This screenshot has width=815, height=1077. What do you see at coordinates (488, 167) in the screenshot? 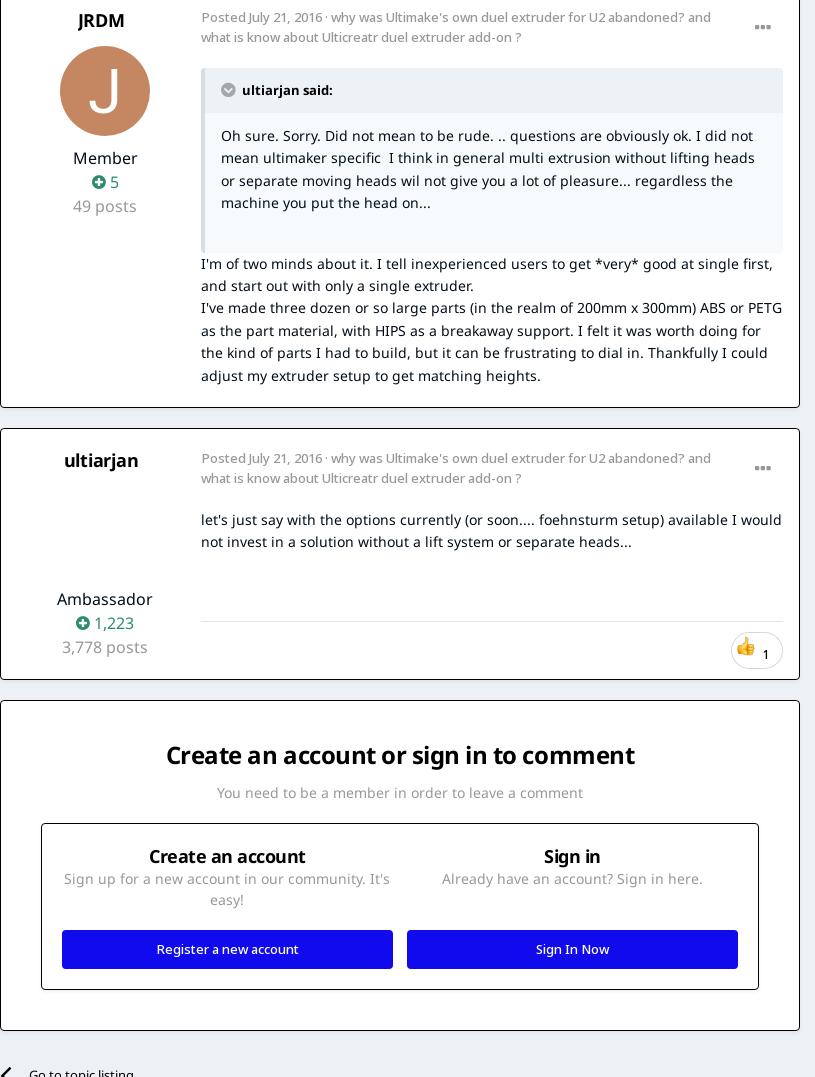
I see `'Oh sure. Sorry. Did not mean to be rude. .. questions are obviously ok. I did not mean ultimaker specific  I think in general multi extrusion without lifting heads or separate moving heads wil not give you a lot of pleasure... regardless the machine you put the head on...'` at bounding box center [488, 167].